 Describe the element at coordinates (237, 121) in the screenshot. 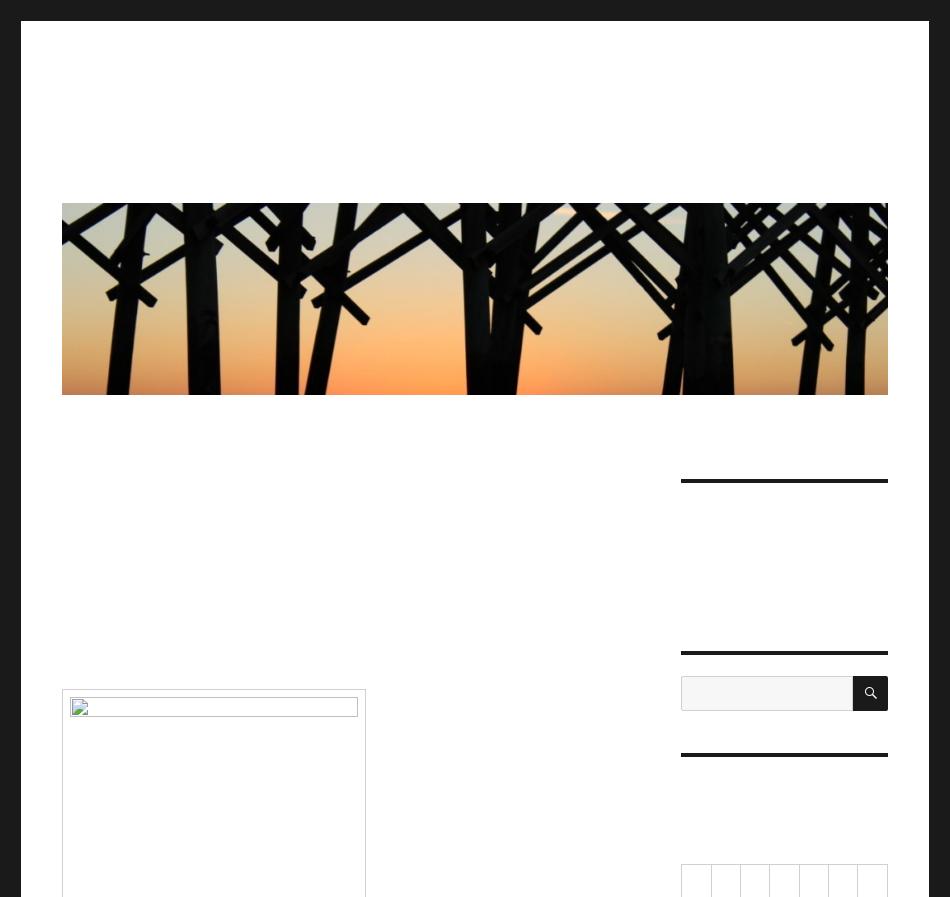

I see `'Jorah's 80% Fat-Free Blog'` at that location.